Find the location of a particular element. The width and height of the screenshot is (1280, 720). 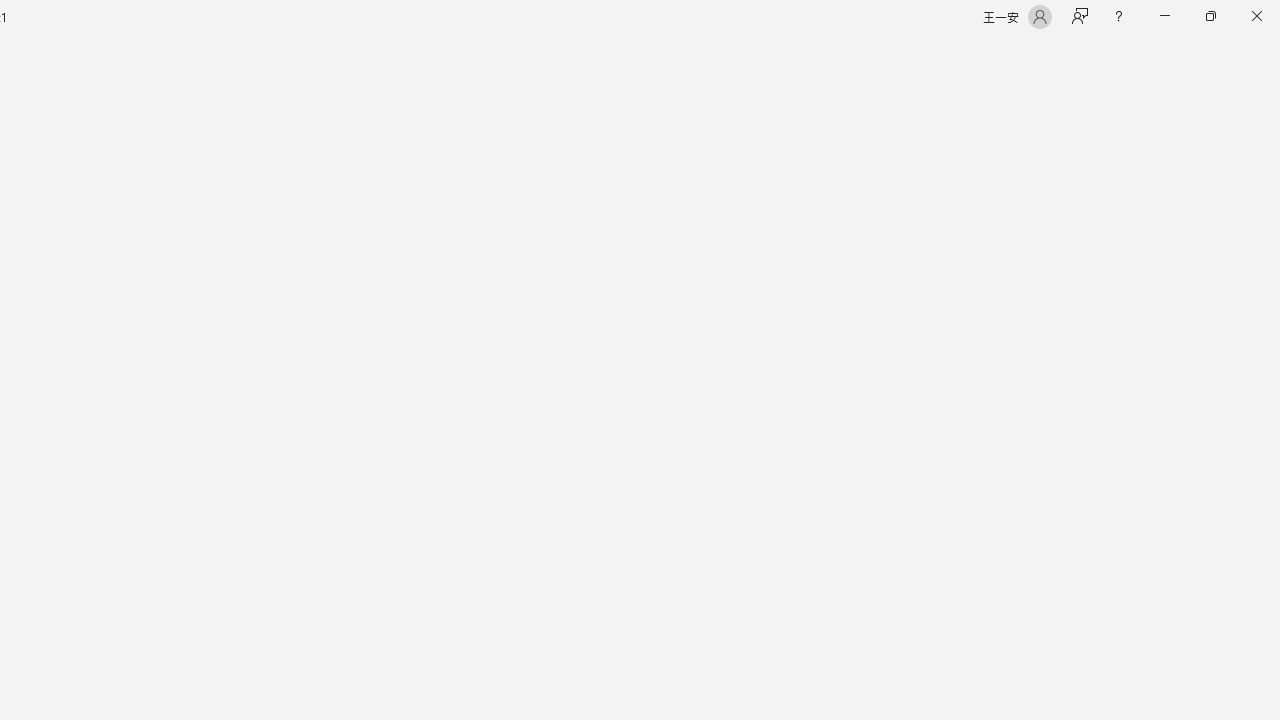

'Close' is located at coordinates (1255, 16).